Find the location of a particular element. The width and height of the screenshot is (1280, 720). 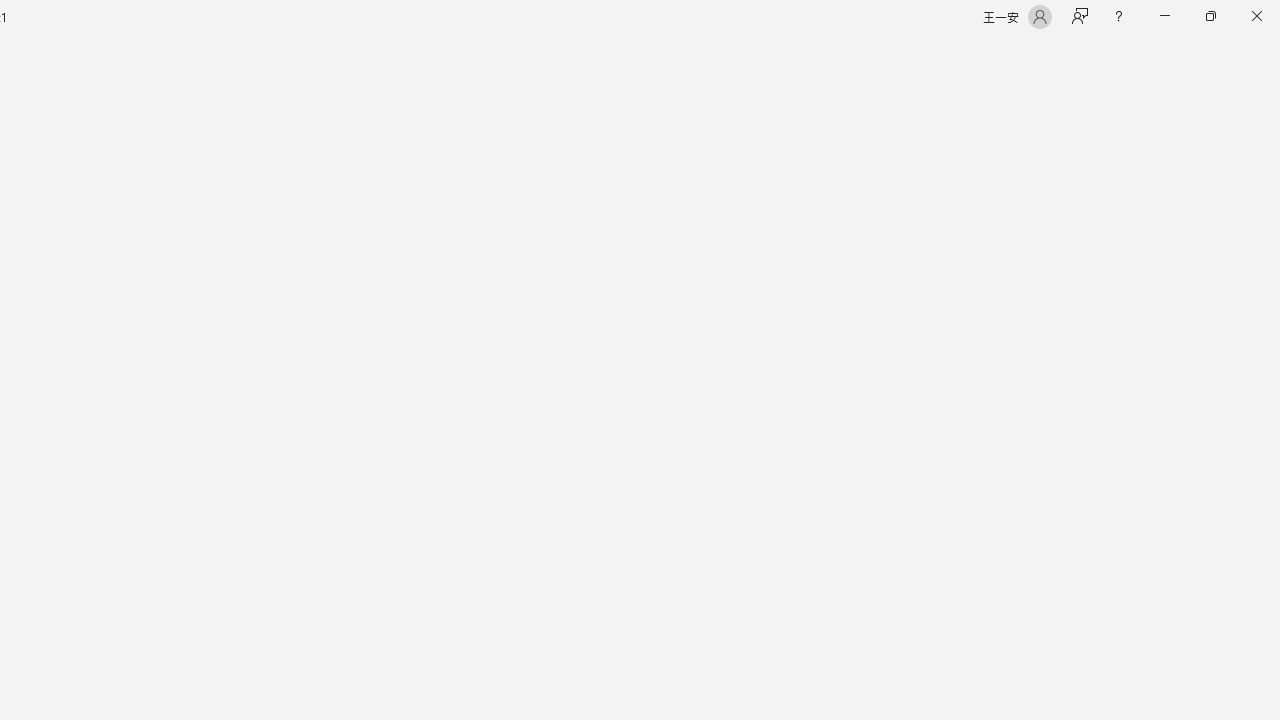

'Close' is located at coordinates (1255, 16).